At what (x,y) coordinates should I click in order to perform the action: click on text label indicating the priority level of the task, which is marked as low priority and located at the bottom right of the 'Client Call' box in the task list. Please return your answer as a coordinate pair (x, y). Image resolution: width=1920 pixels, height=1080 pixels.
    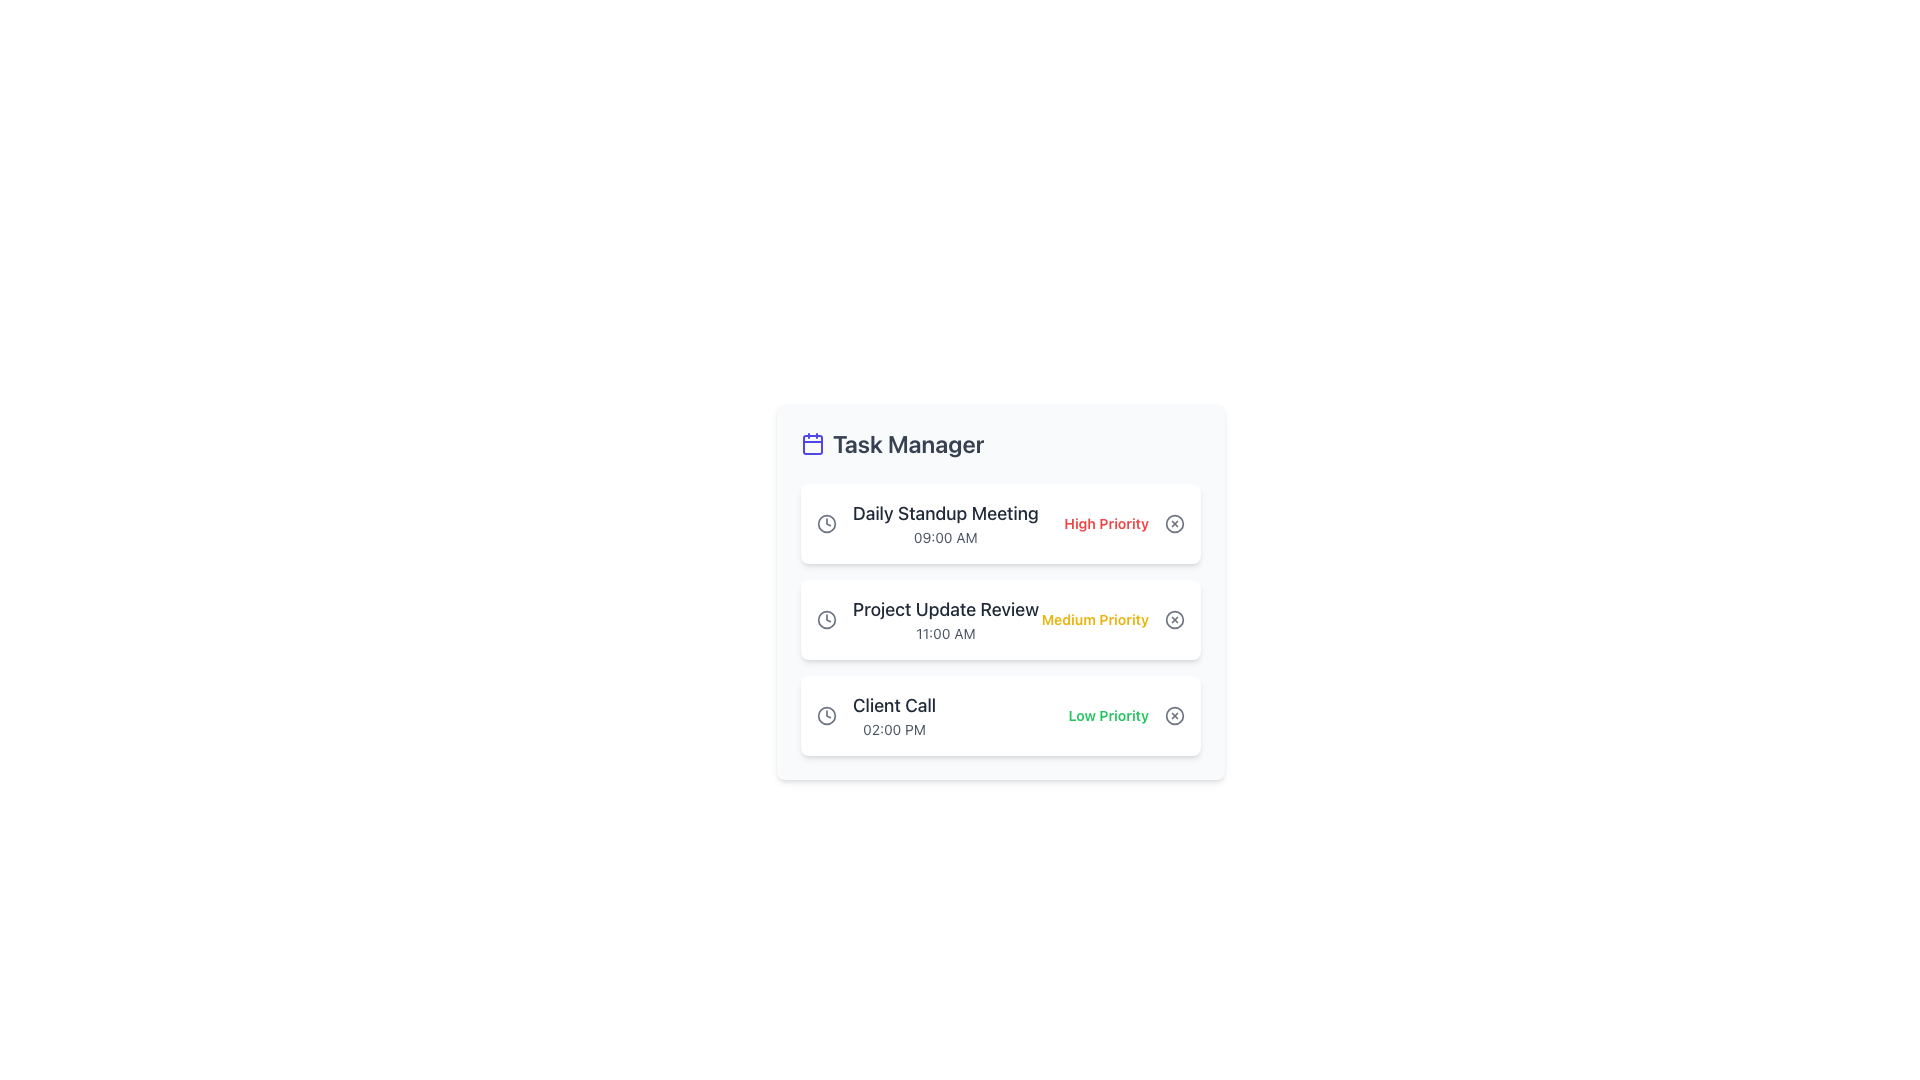
    Looking at the image, I should click on (1107, 715).